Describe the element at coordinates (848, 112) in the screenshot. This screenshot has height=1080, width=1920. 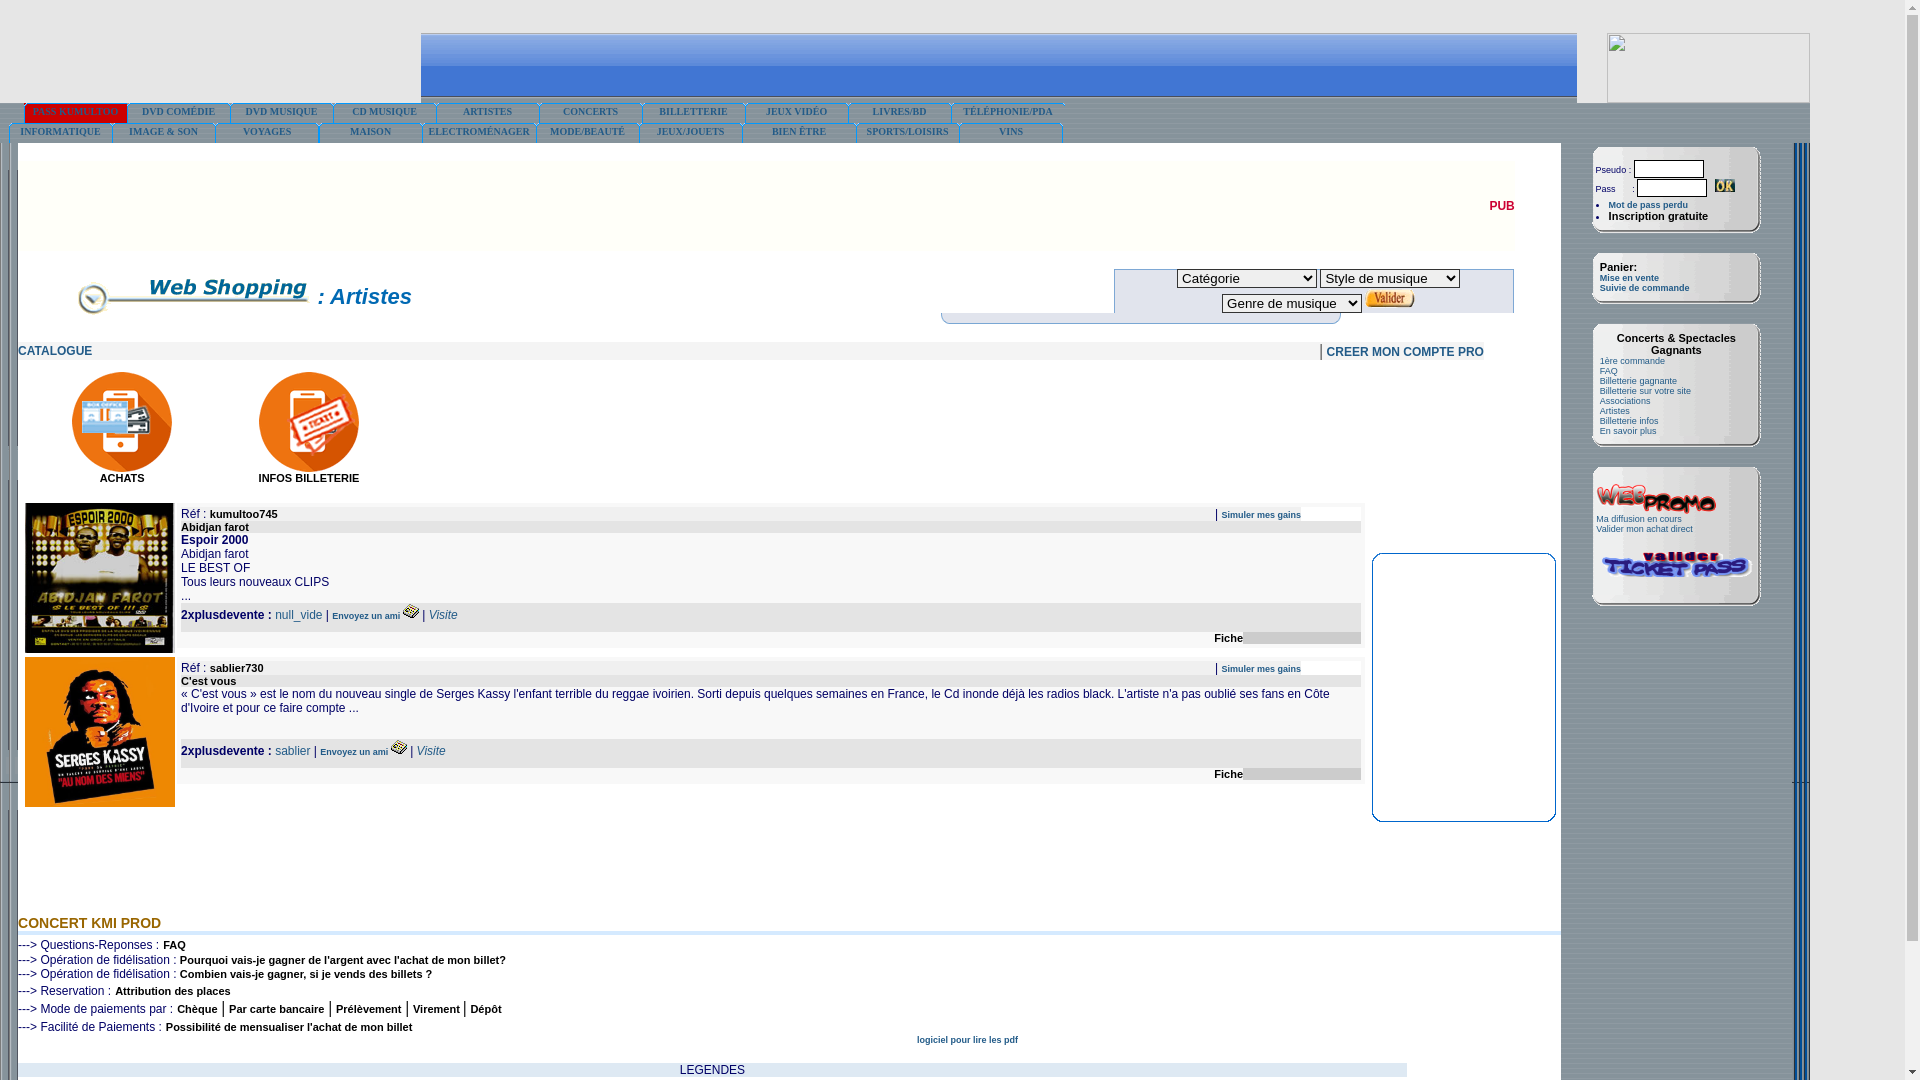
I see `'LIVRES/BD'` at that location.